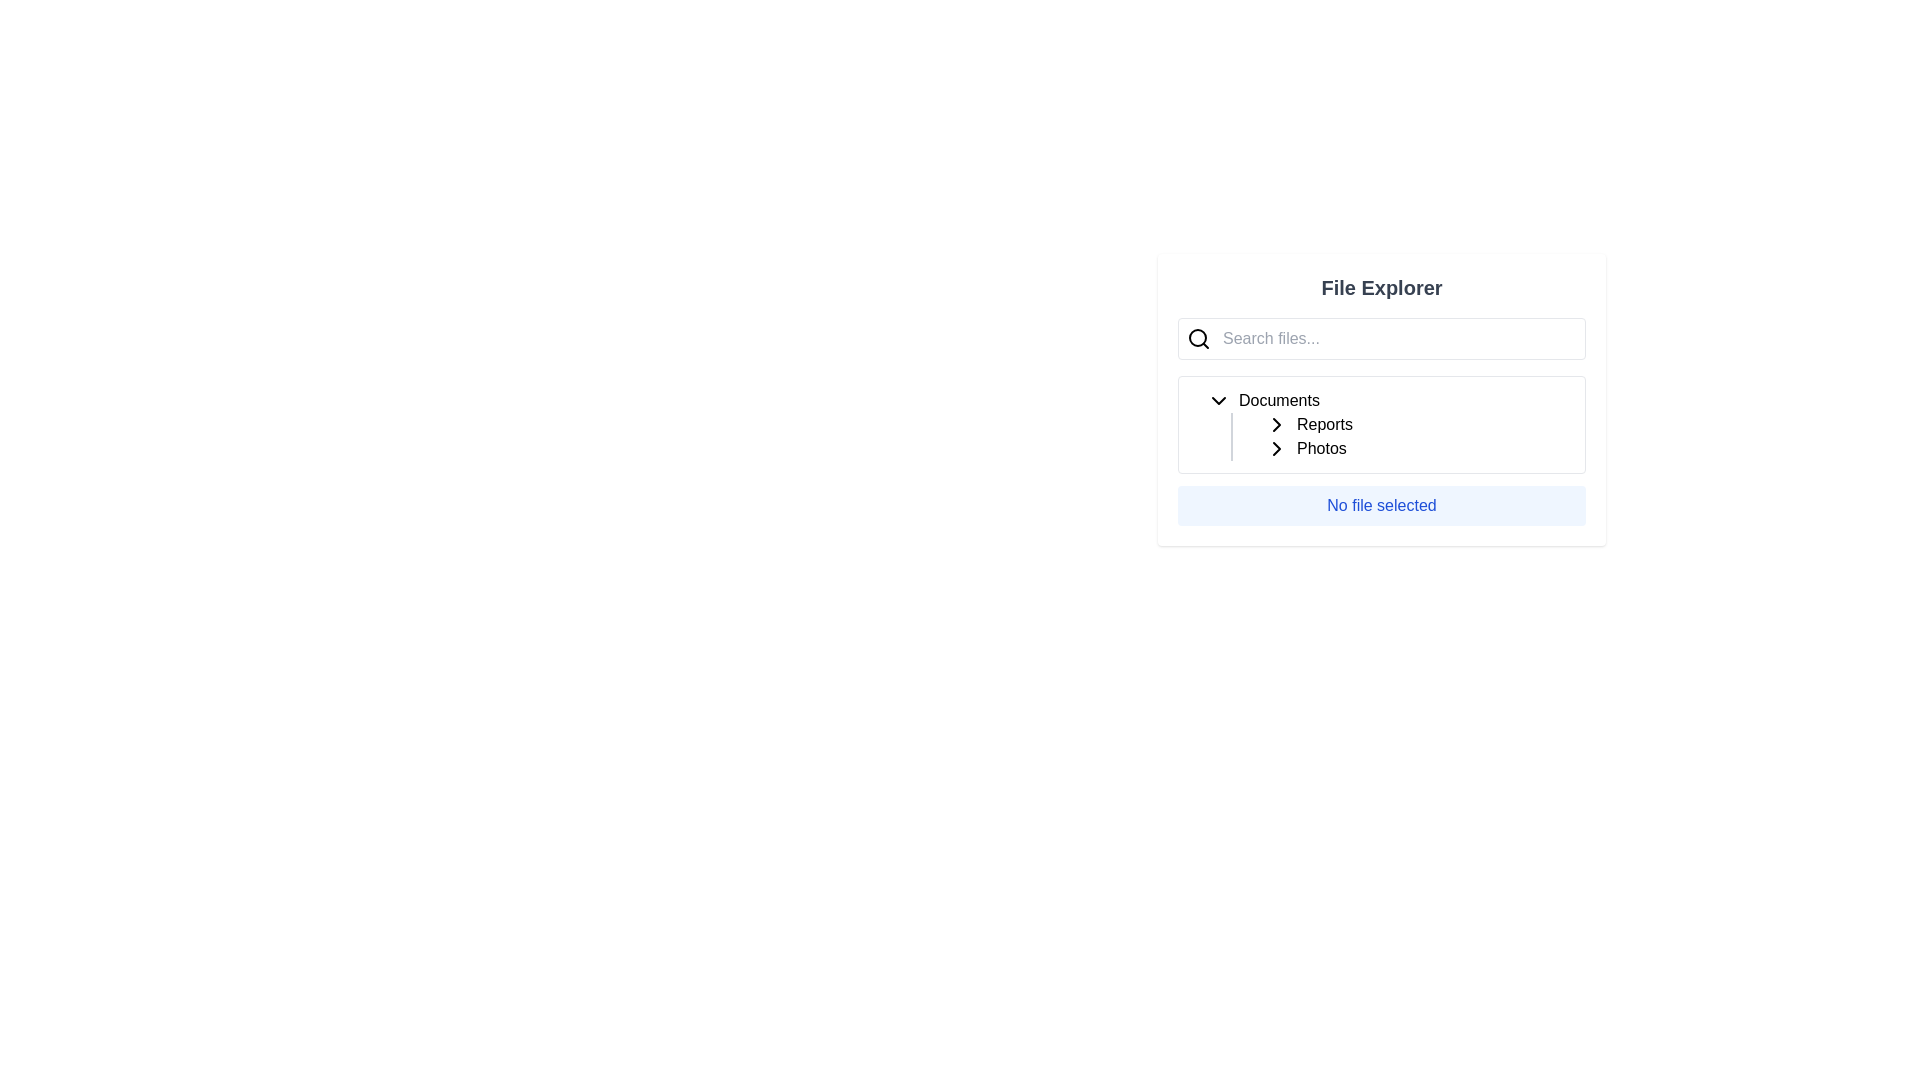  I want to click on the toggle button represented as a chevron icon, which is a black arrow-shaped icon pointing to the right, located to the left of the text 'Reports' in the file explorer interface, so click(1275, 423).